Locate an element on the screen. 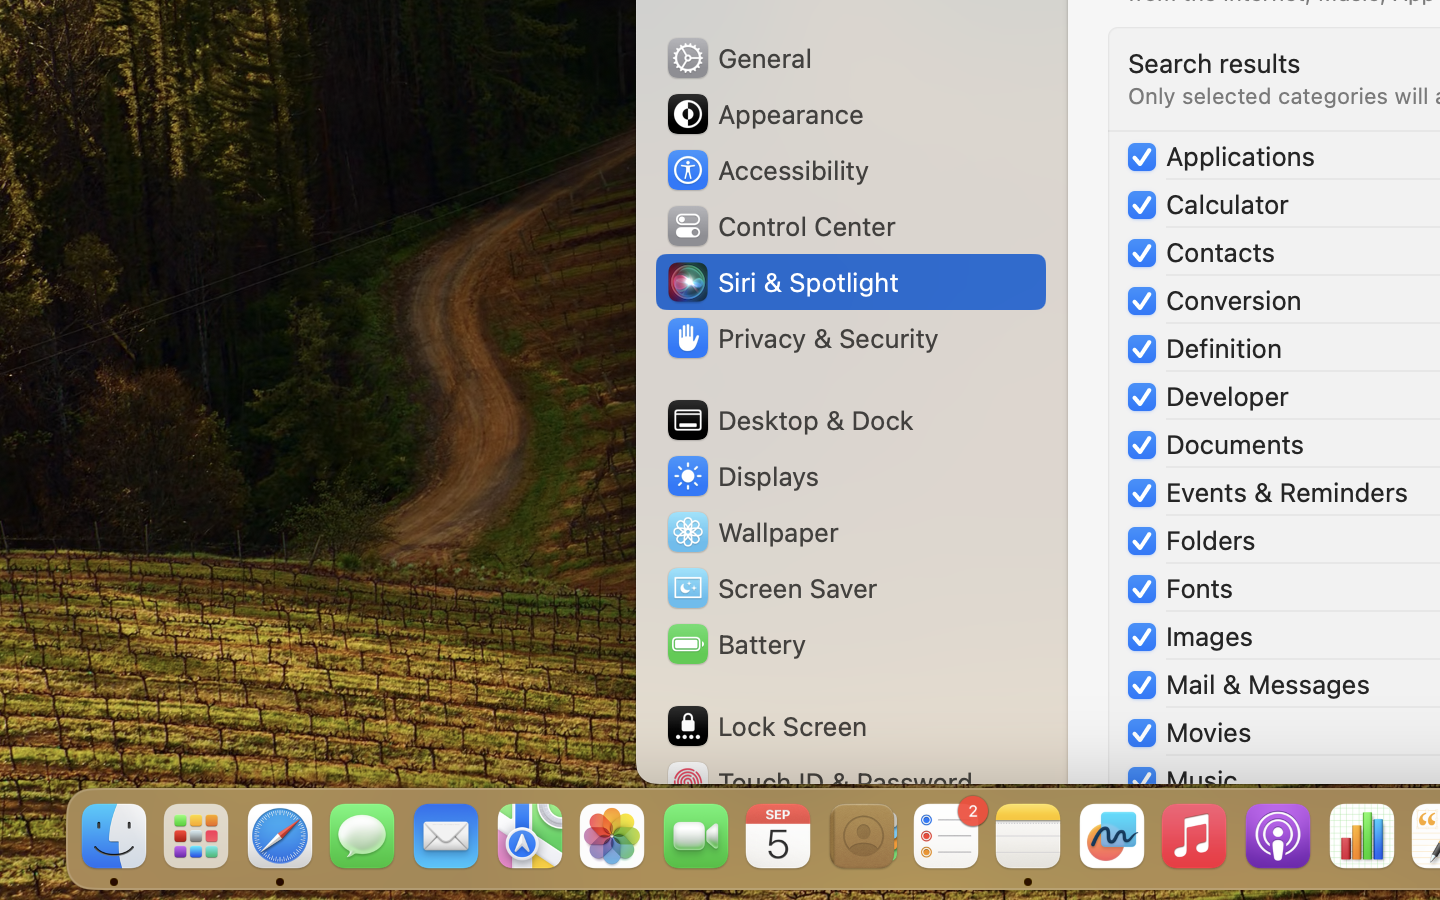 The height and width of the screenshot is (900, 1440). 'Control Center' is located at coordinates (779, 225).